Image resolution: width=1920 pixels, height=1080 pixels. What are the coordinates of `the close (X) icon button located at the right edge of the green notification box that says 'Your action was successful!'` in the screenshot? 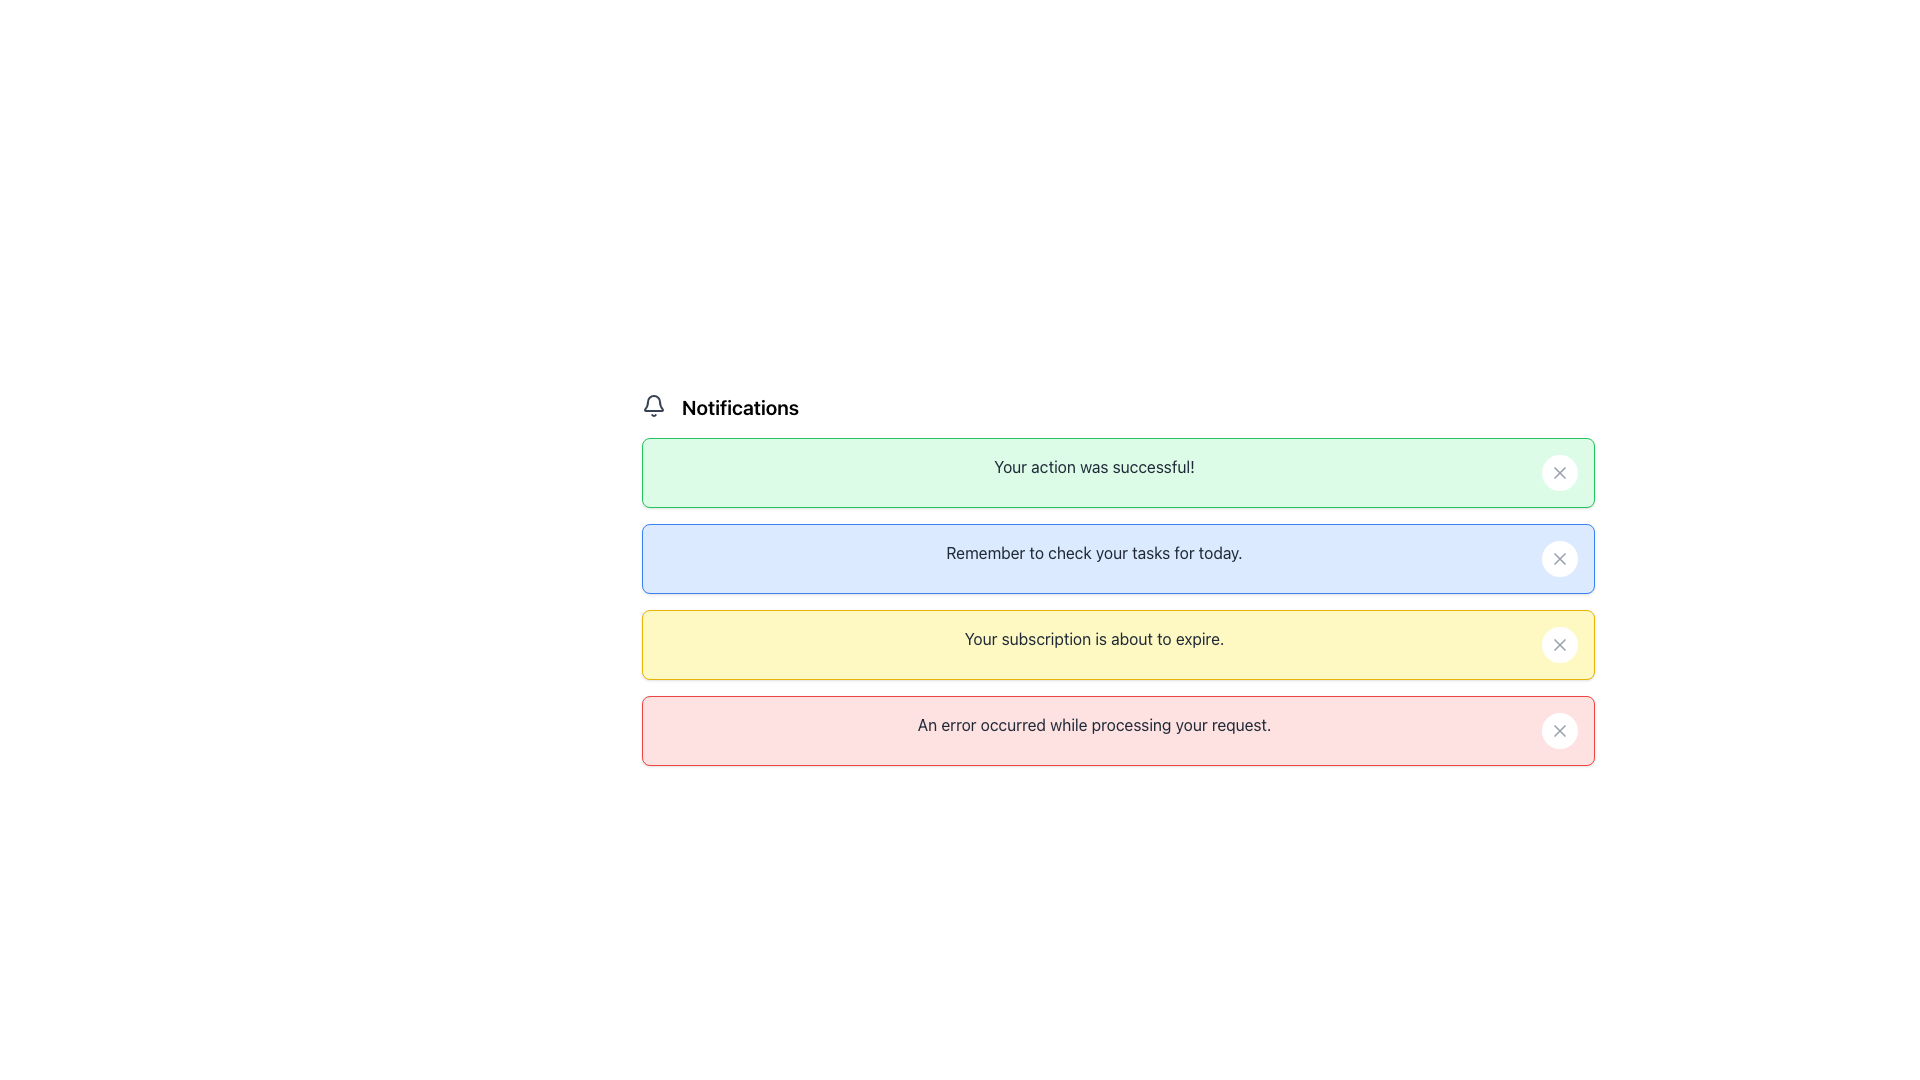 It's located at (1559, 473).